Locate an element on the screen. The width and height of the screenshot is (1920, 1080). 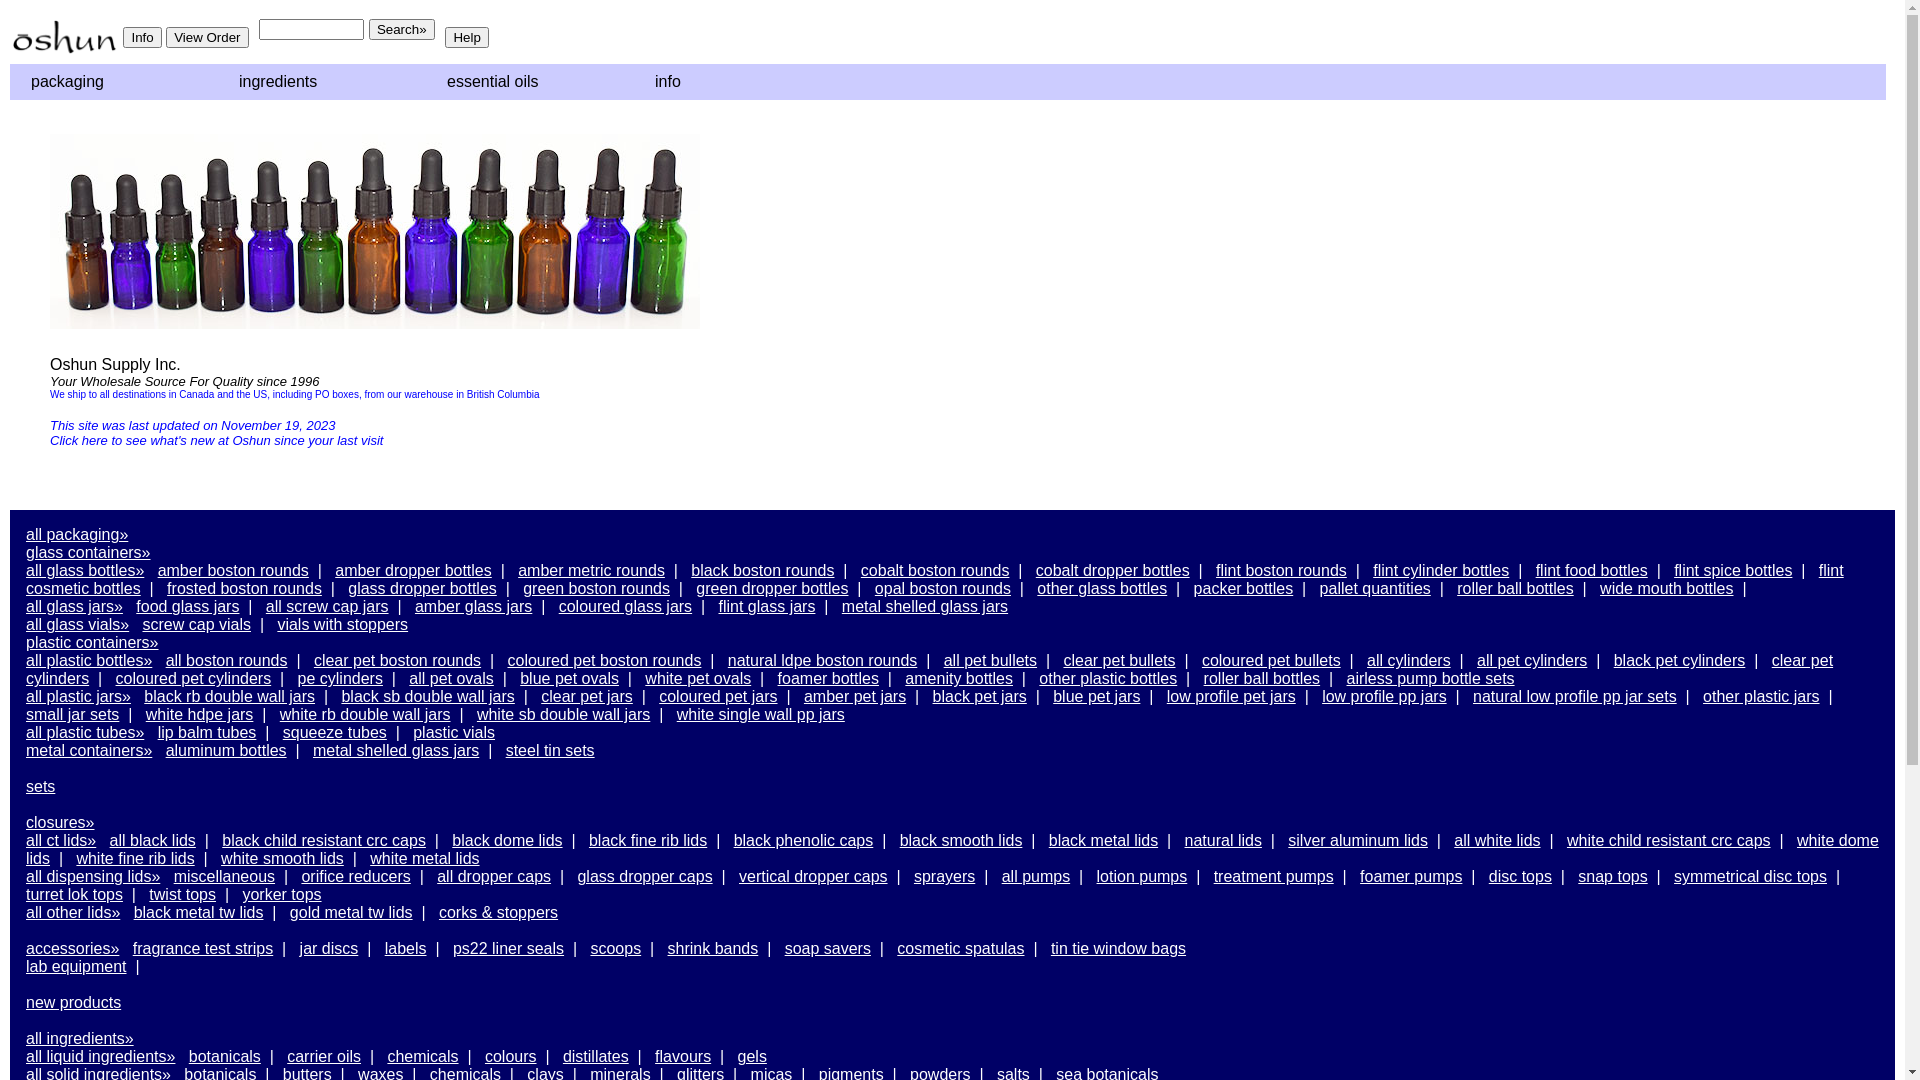
'black metal lids' is located at coordinates (1102, 840).